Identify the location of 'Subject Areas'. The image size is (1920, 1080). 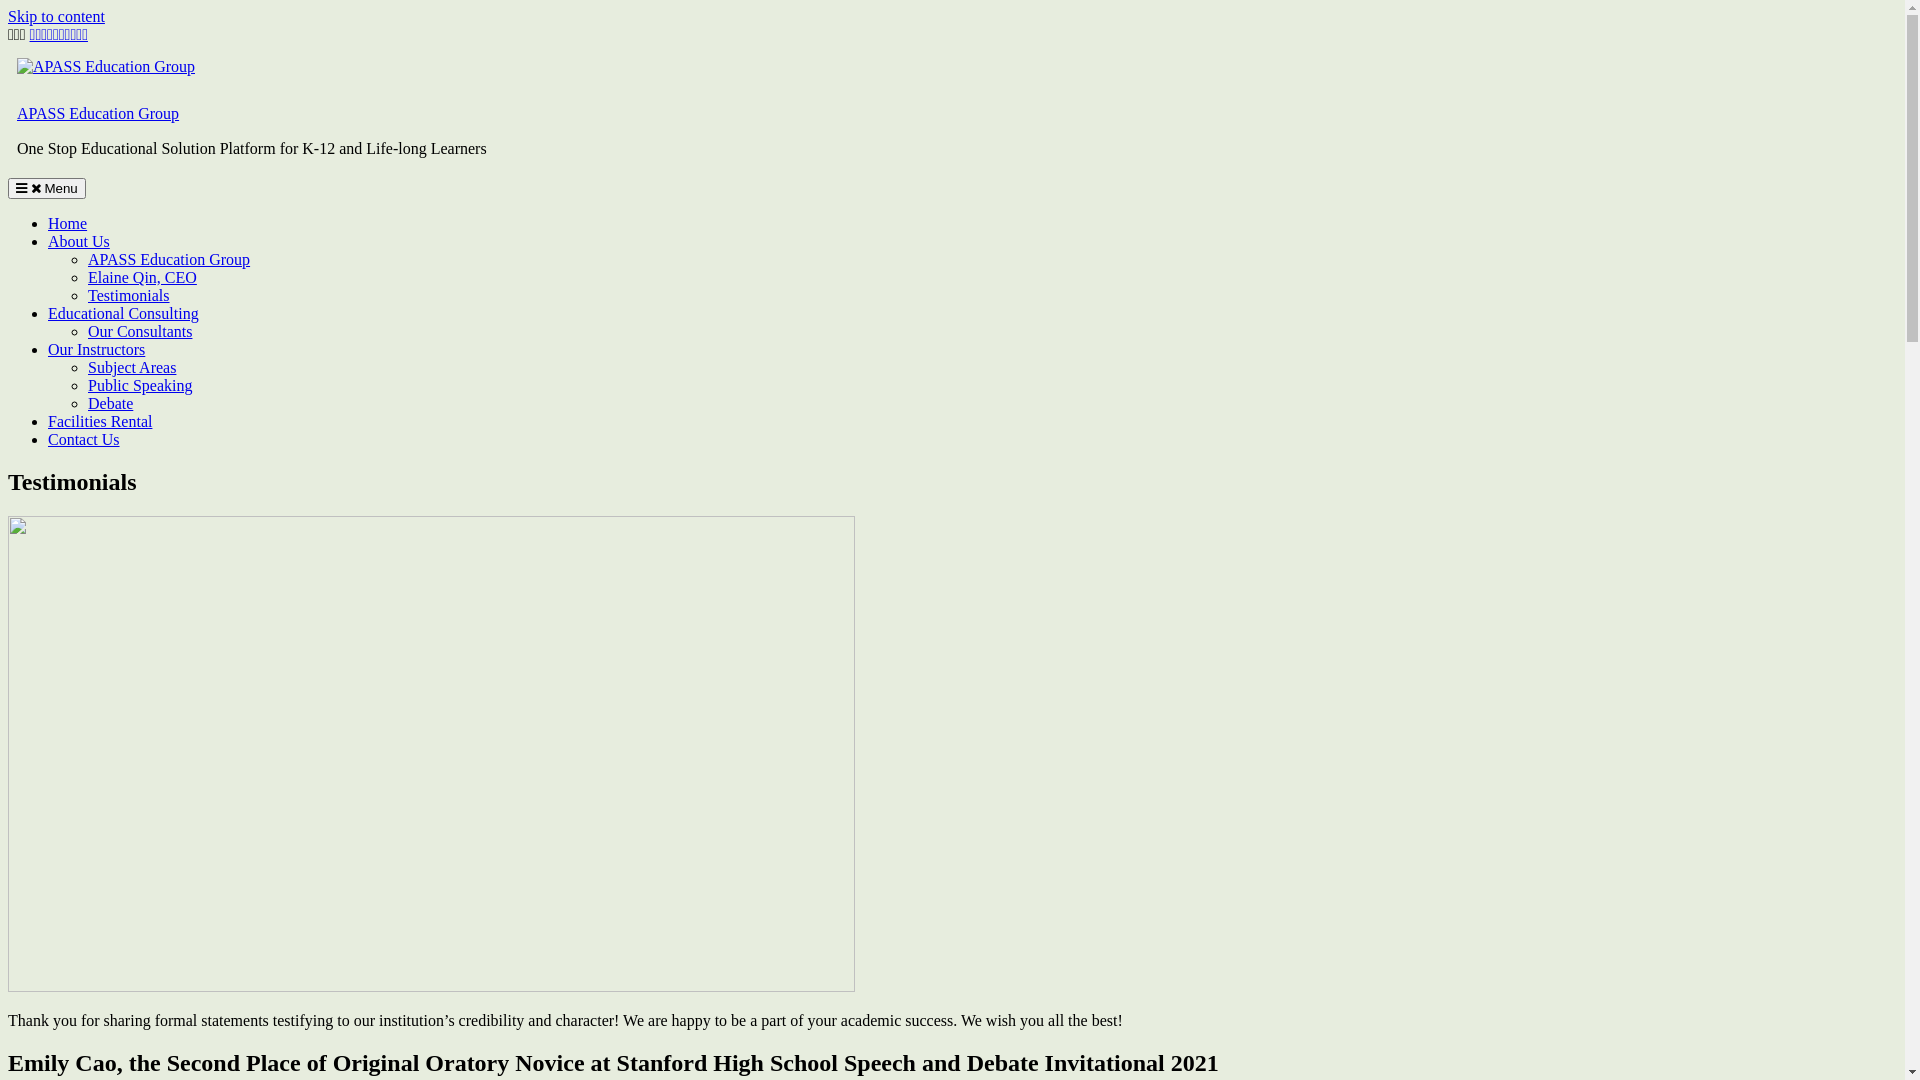
(86, 367).